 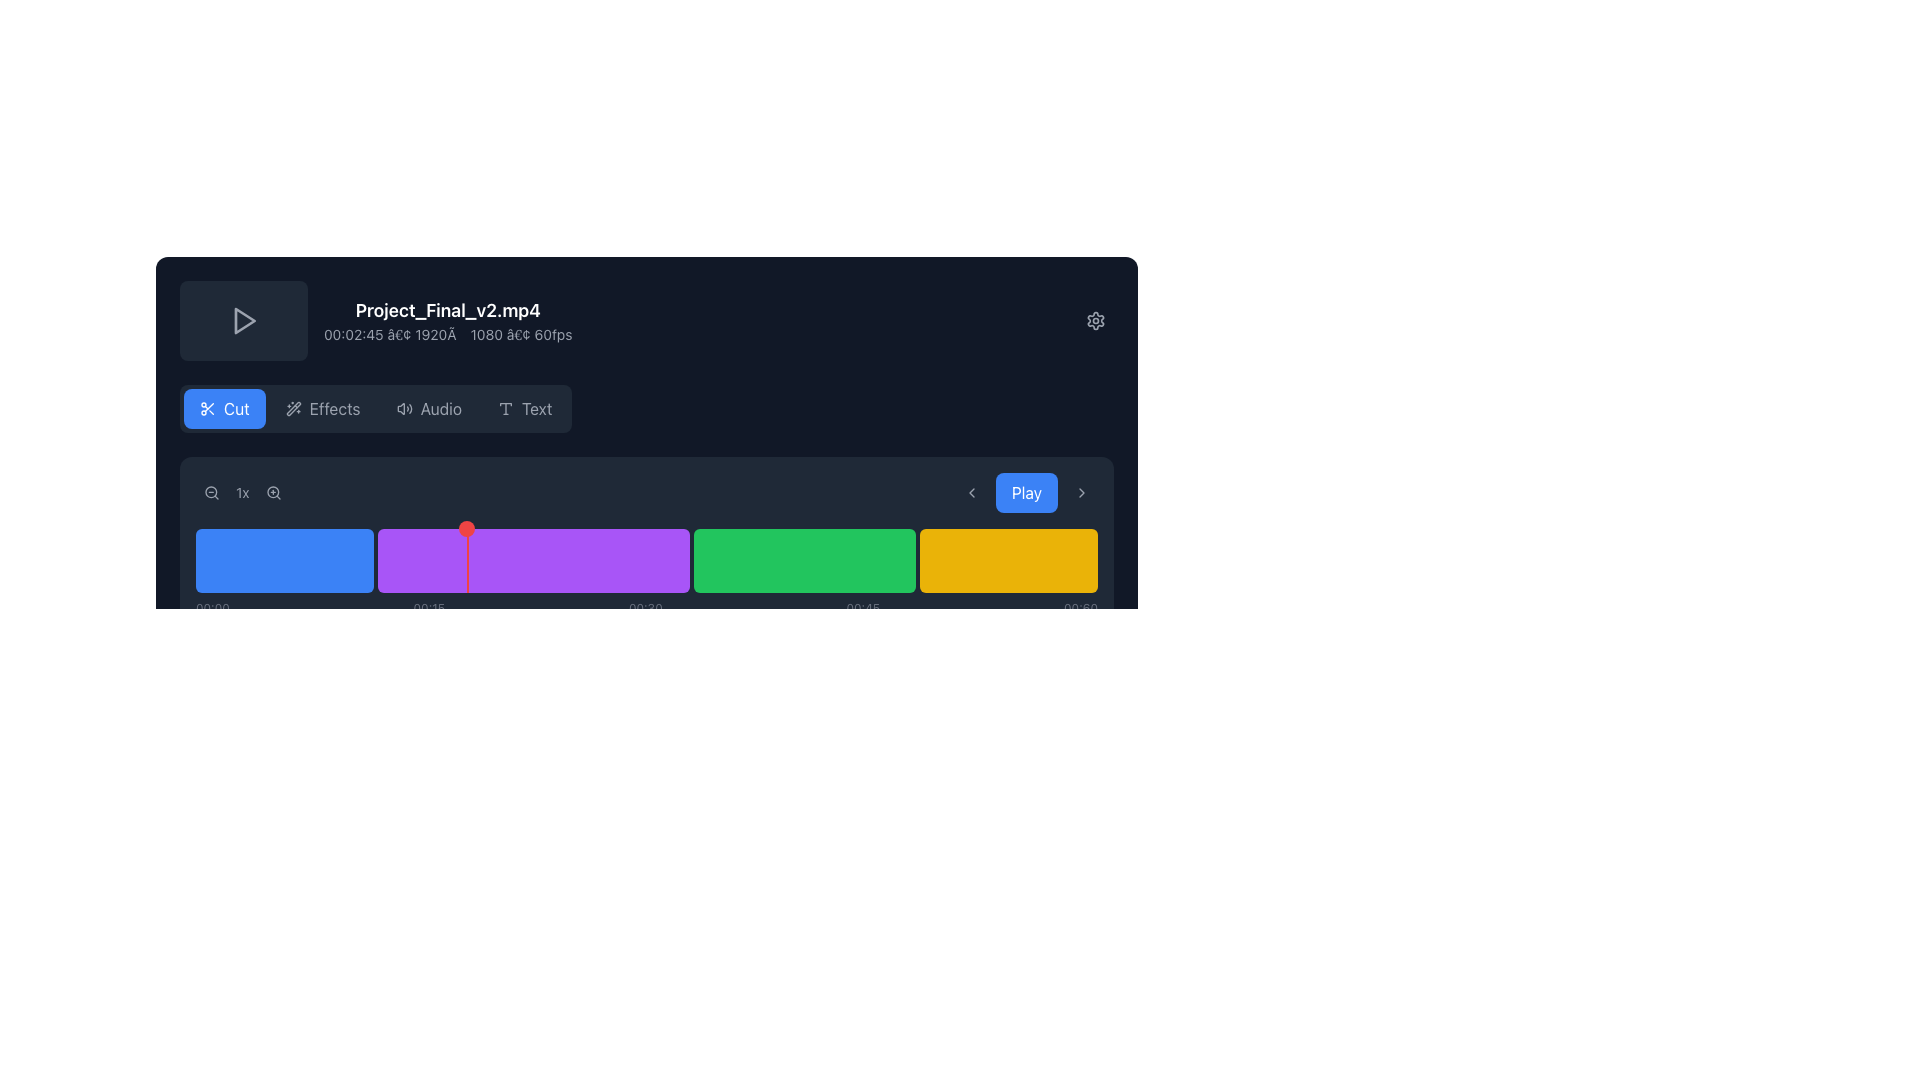 What do you see at coordinates (241, 493) in the screenshot?
I see `the text label displaying '1x' styled with a gray color scheme, located between a zoom-out icon and a zoom-in icon` at bounding box center [241, 493].